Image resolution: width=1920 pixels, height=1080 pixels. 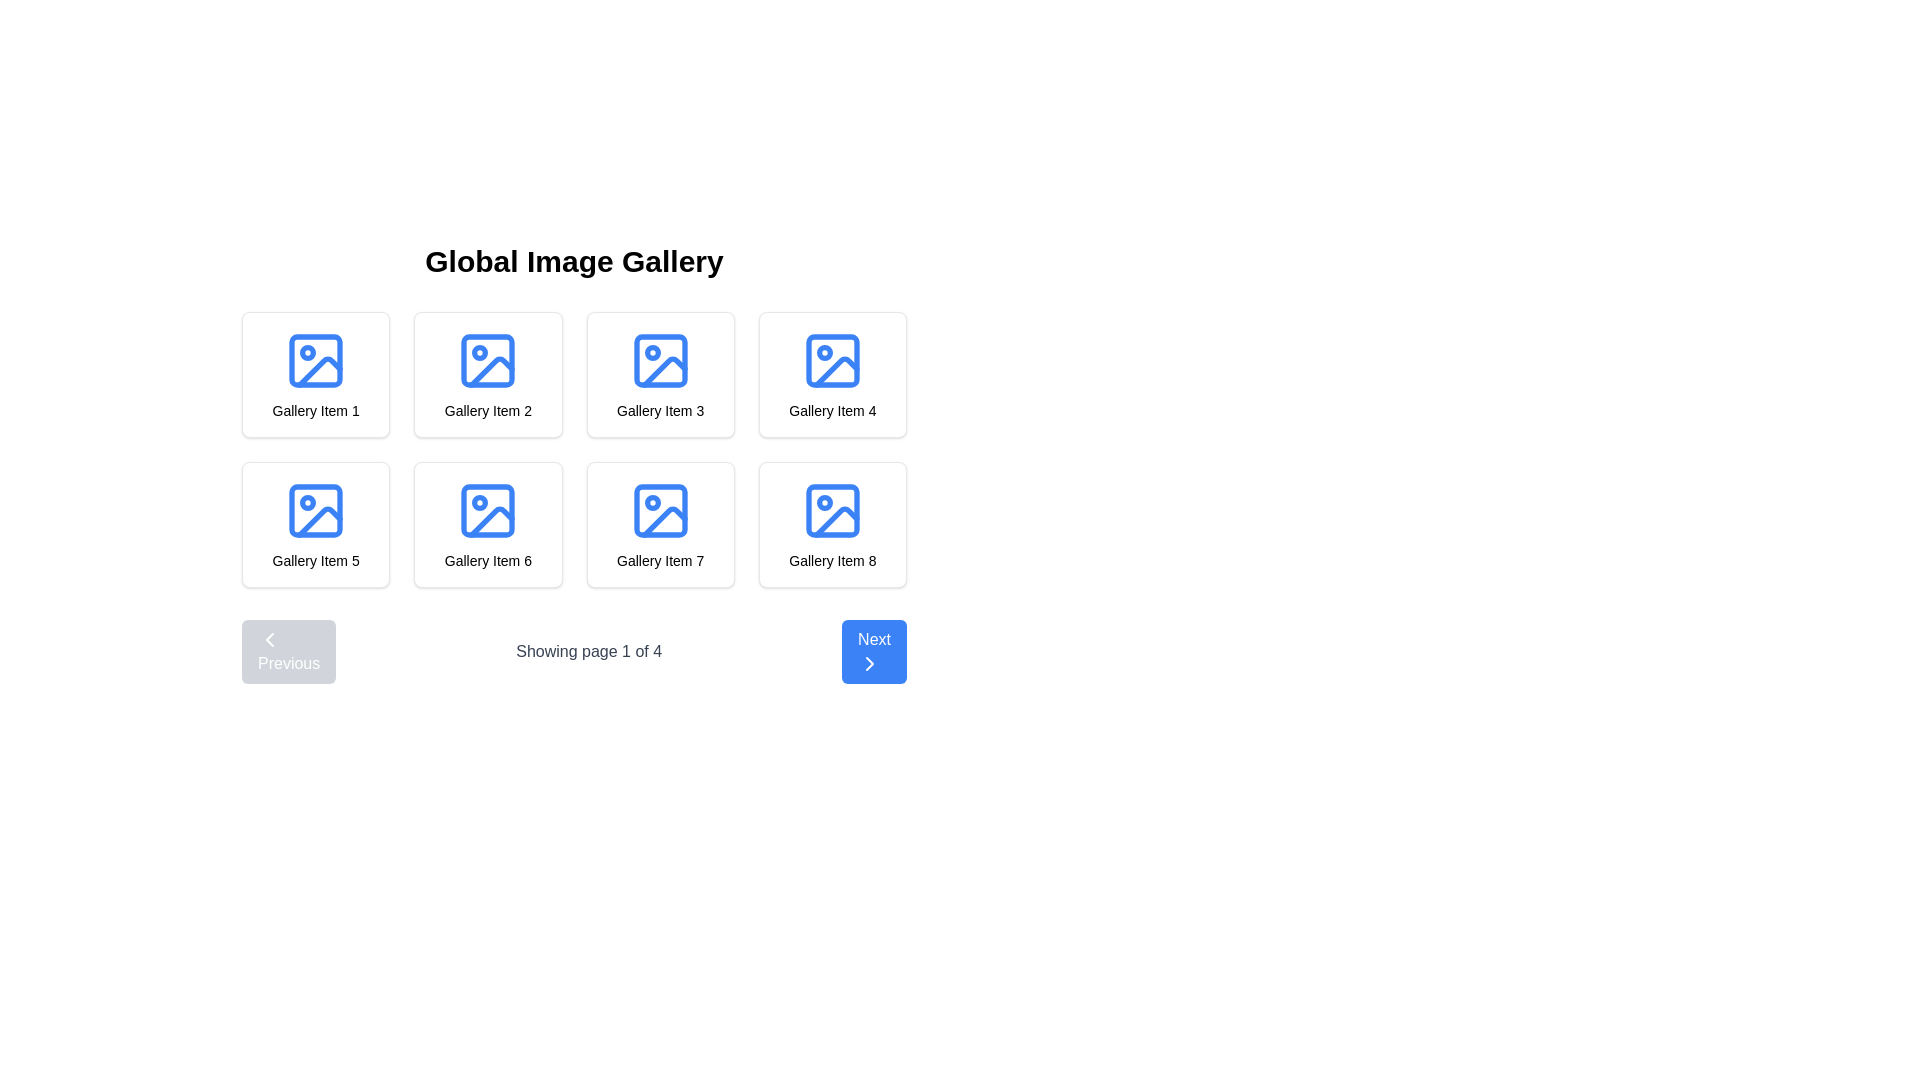 What do you see at coordinates (480, 352) in the screenshot?
I see `the circular decorative element within the SVG representation of 'Gallery Item 2', located at the top-left corner of the icon` at bounding box center [480, 352].